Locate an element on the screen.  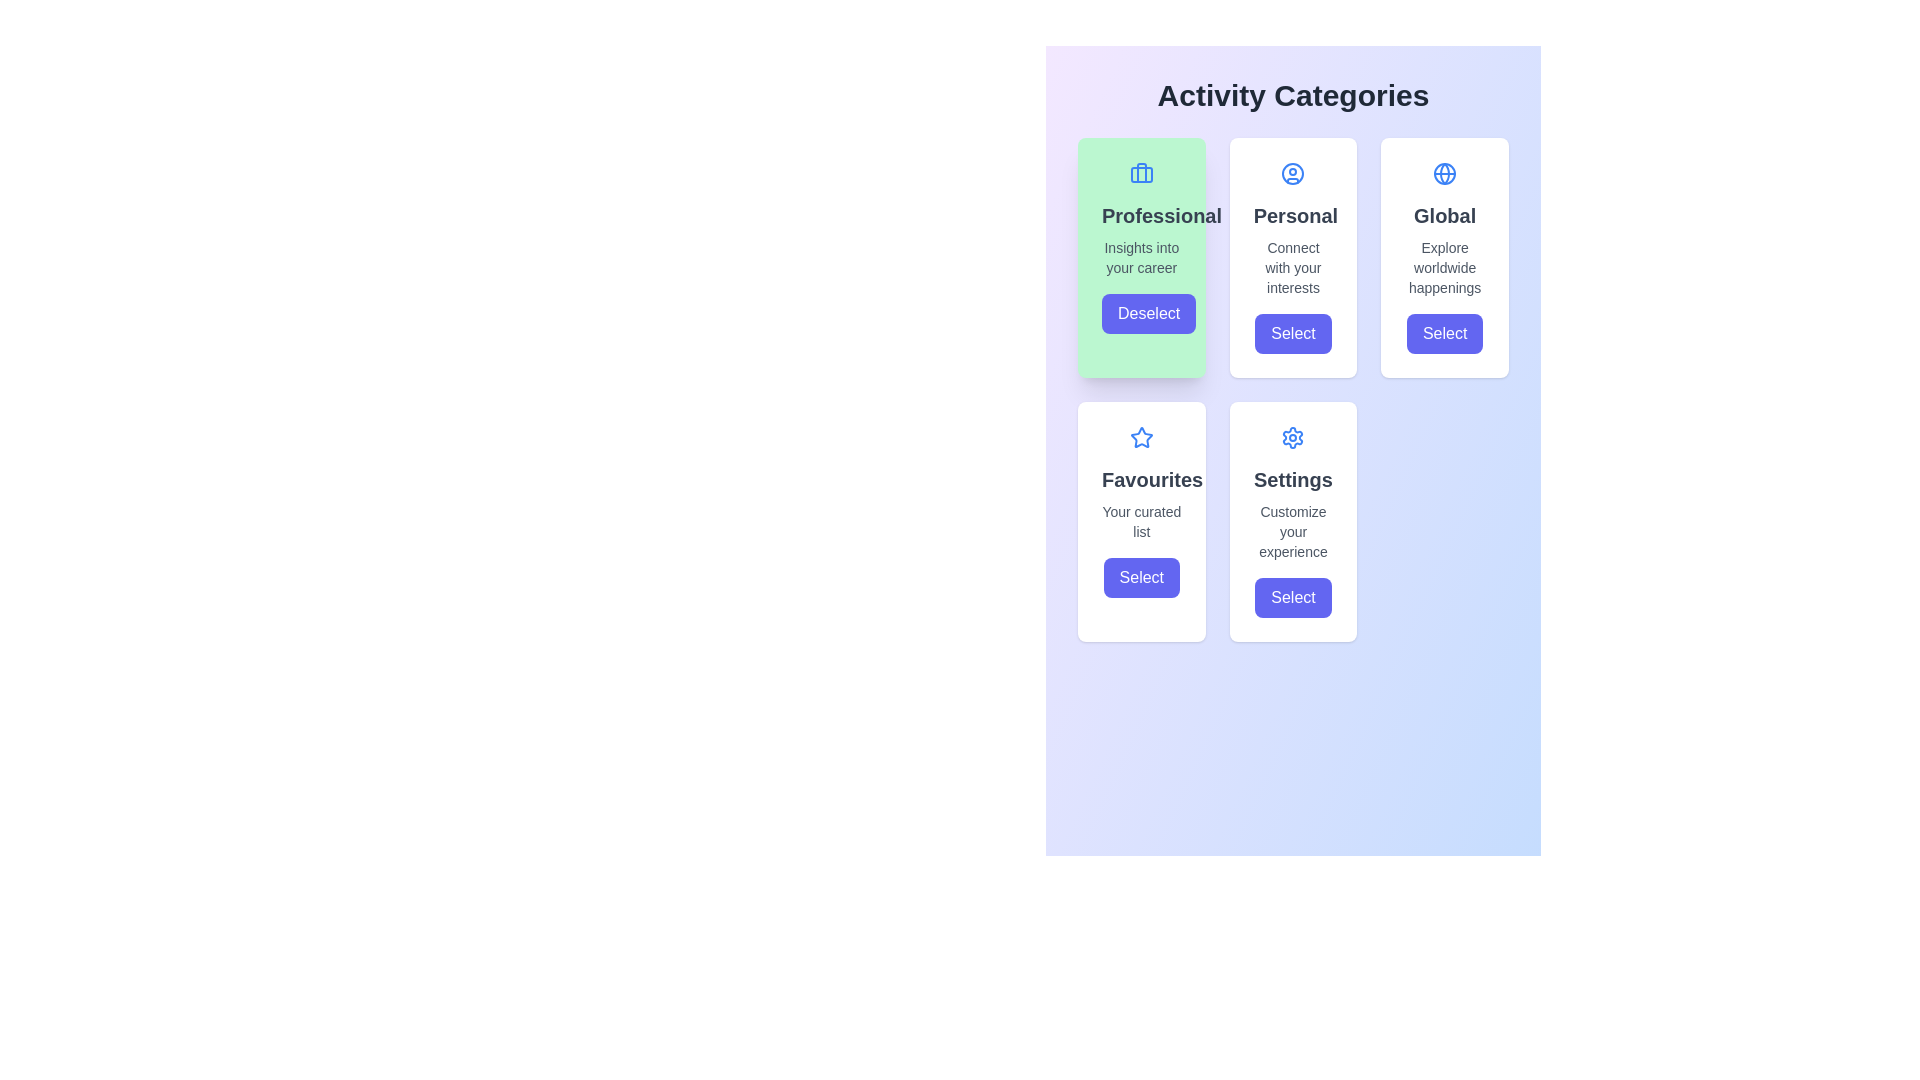
the blue user-circle icon located at the top of the 'Personal' card, which features a circular border and a user silhouette in the center is located at coordinates (1293, 172).